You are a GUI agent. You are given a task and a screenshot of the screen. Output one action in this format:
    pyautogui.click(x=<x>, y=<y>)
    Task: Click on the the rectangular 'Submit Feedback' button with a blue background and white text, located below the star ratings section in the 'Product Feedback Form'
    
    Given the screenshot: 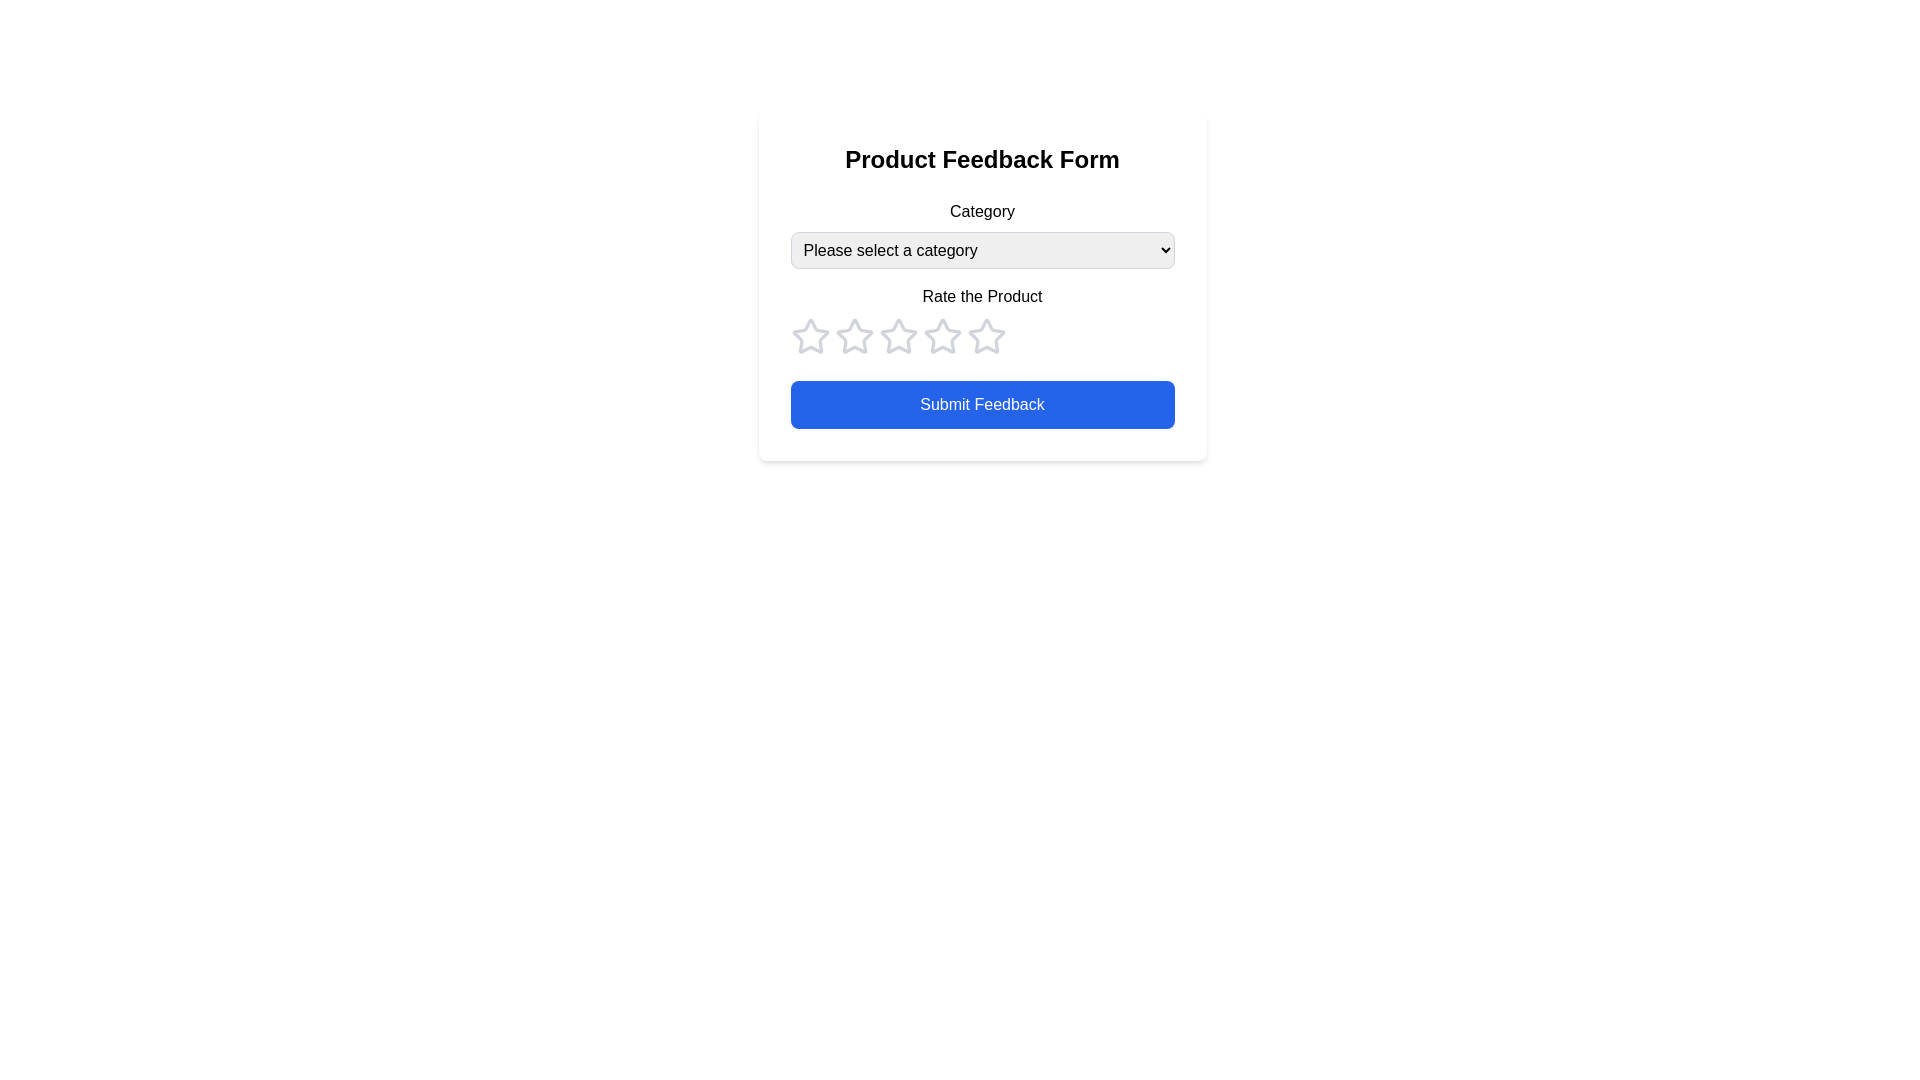 What is the action you would take?
    pyautogui.click(x=982, y=405)
    